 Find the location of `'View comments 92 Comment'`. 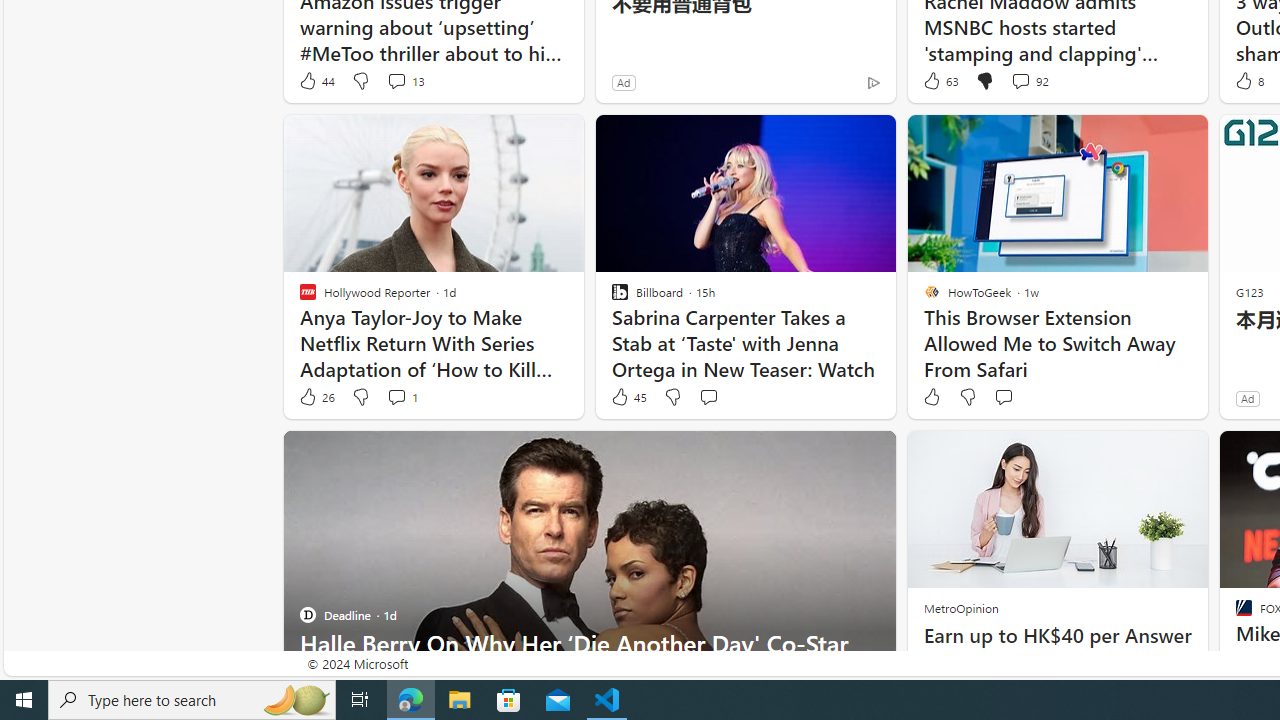

'View comments 92 Comment' is located at coordinates (1020, 80).